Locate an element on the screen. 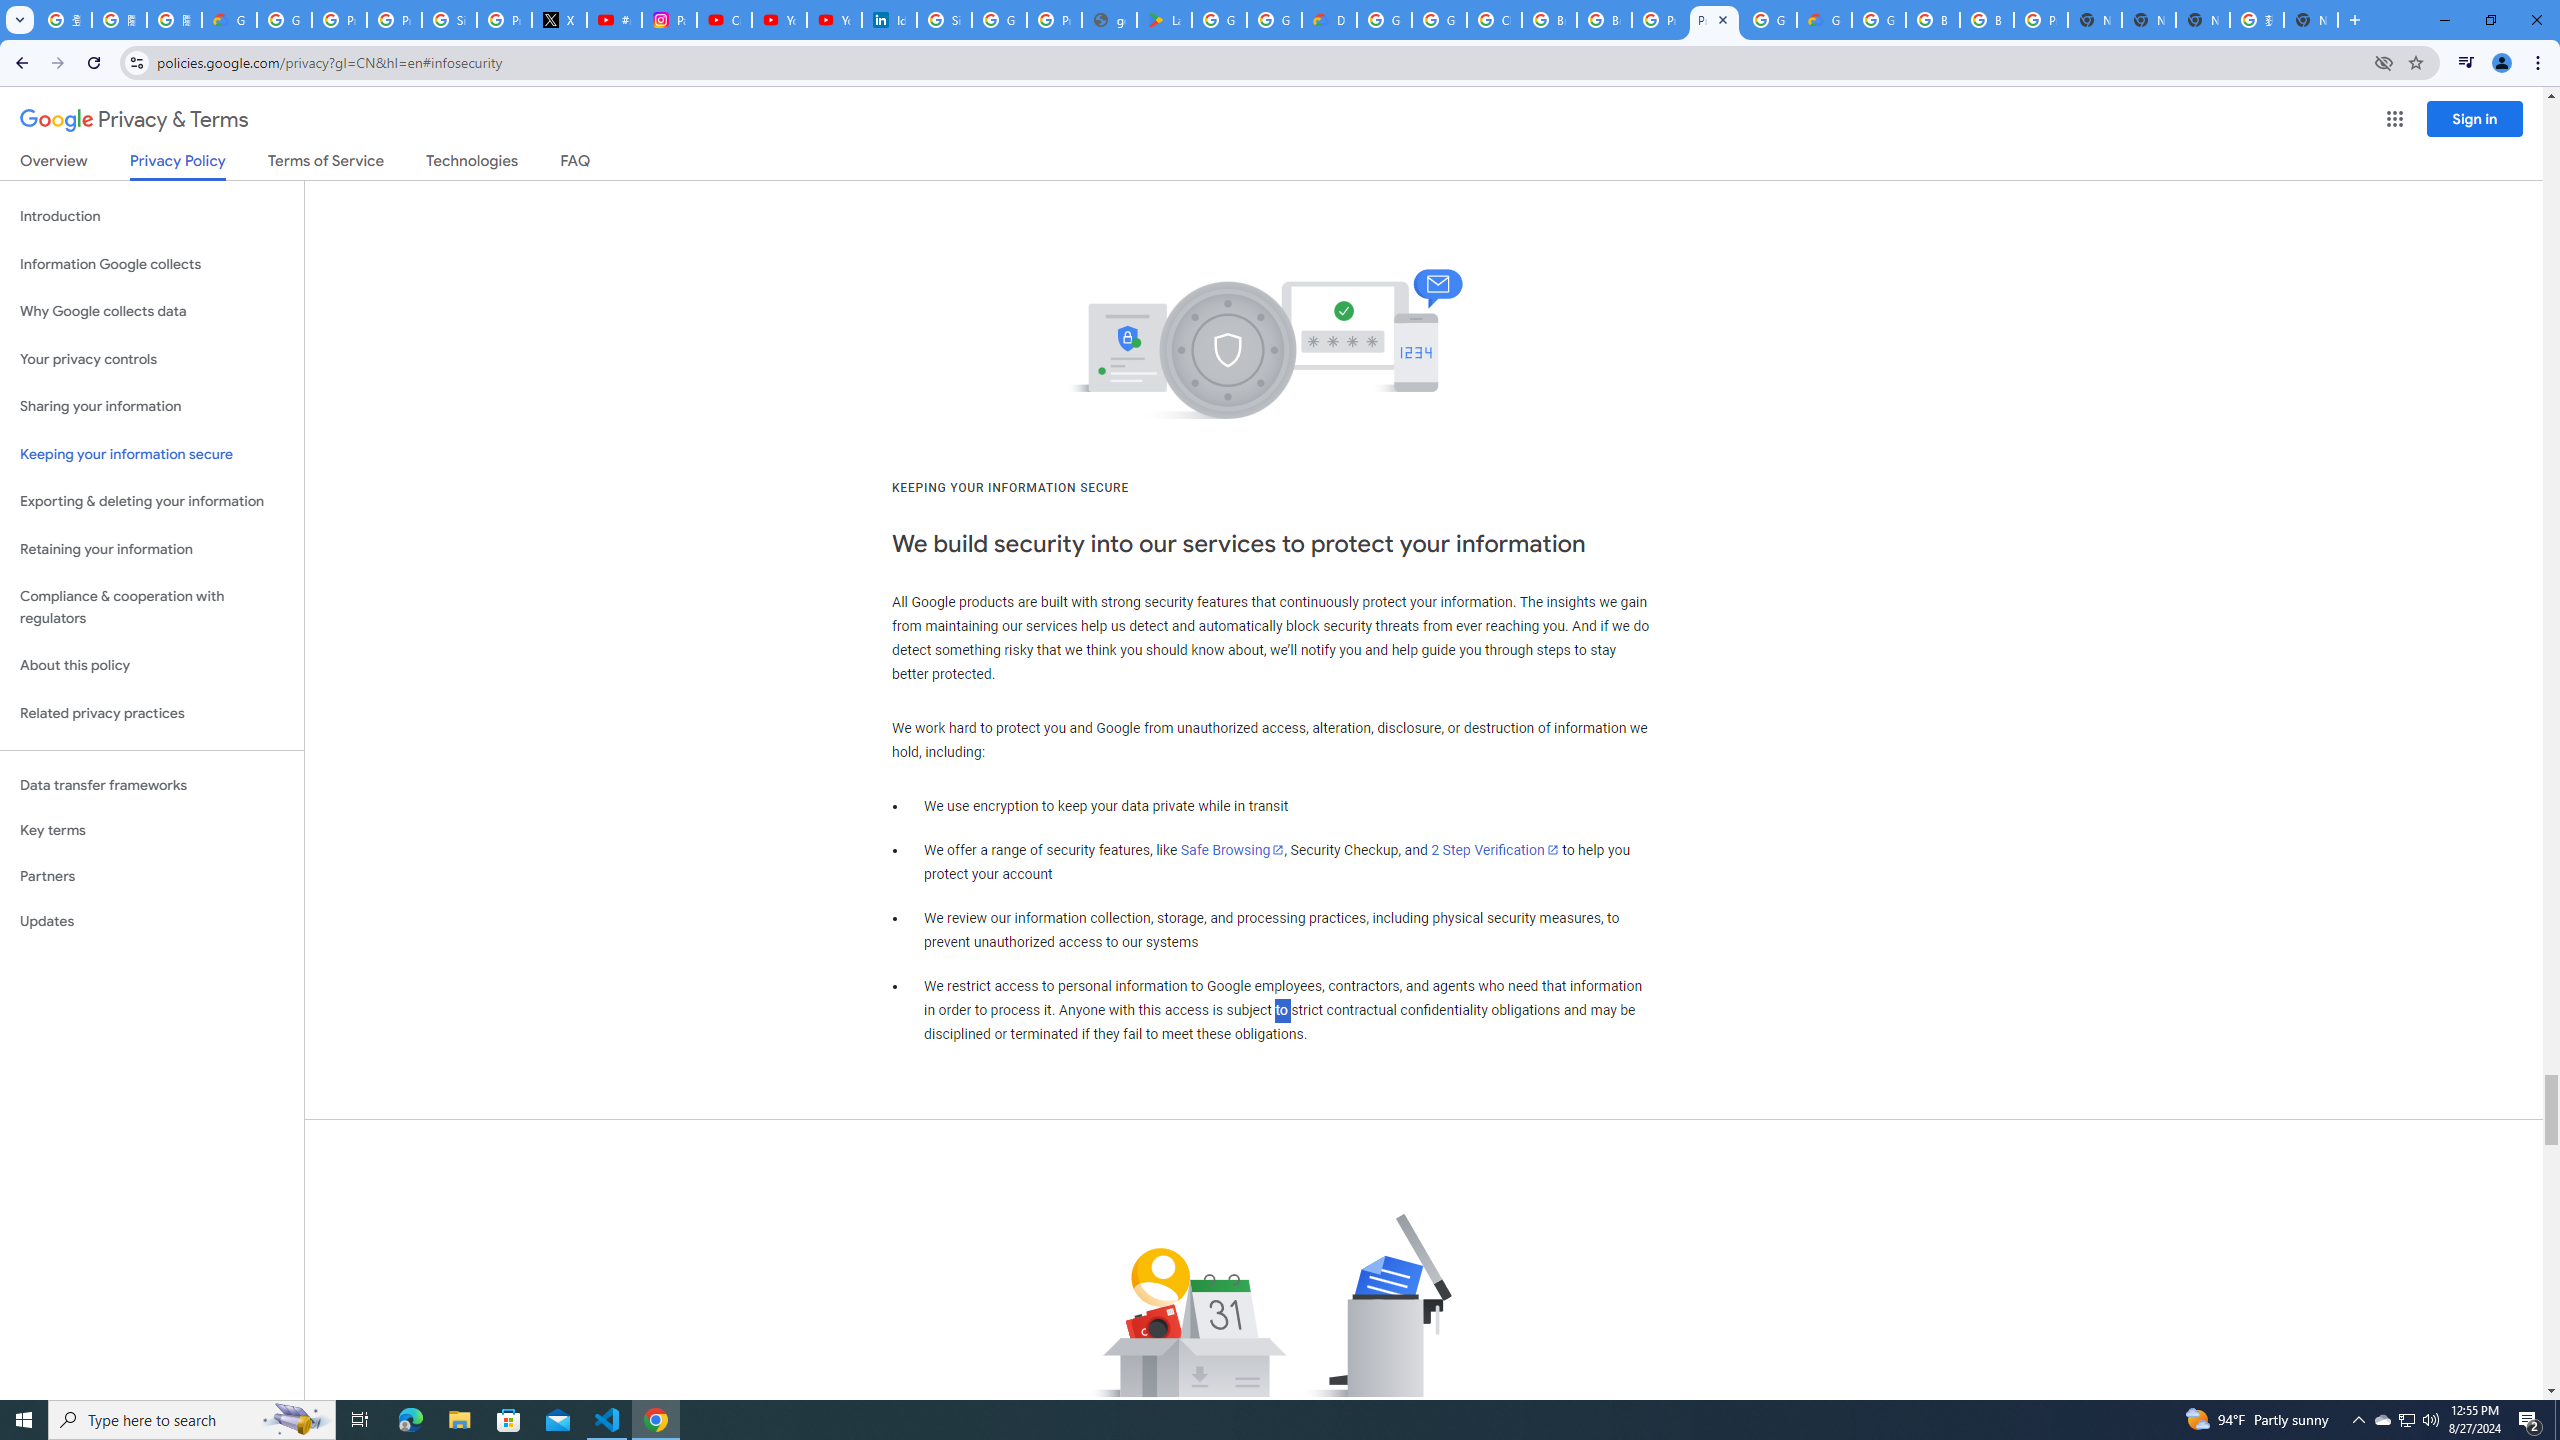  'Privacy Policy' is located at coordinates (175, 165).